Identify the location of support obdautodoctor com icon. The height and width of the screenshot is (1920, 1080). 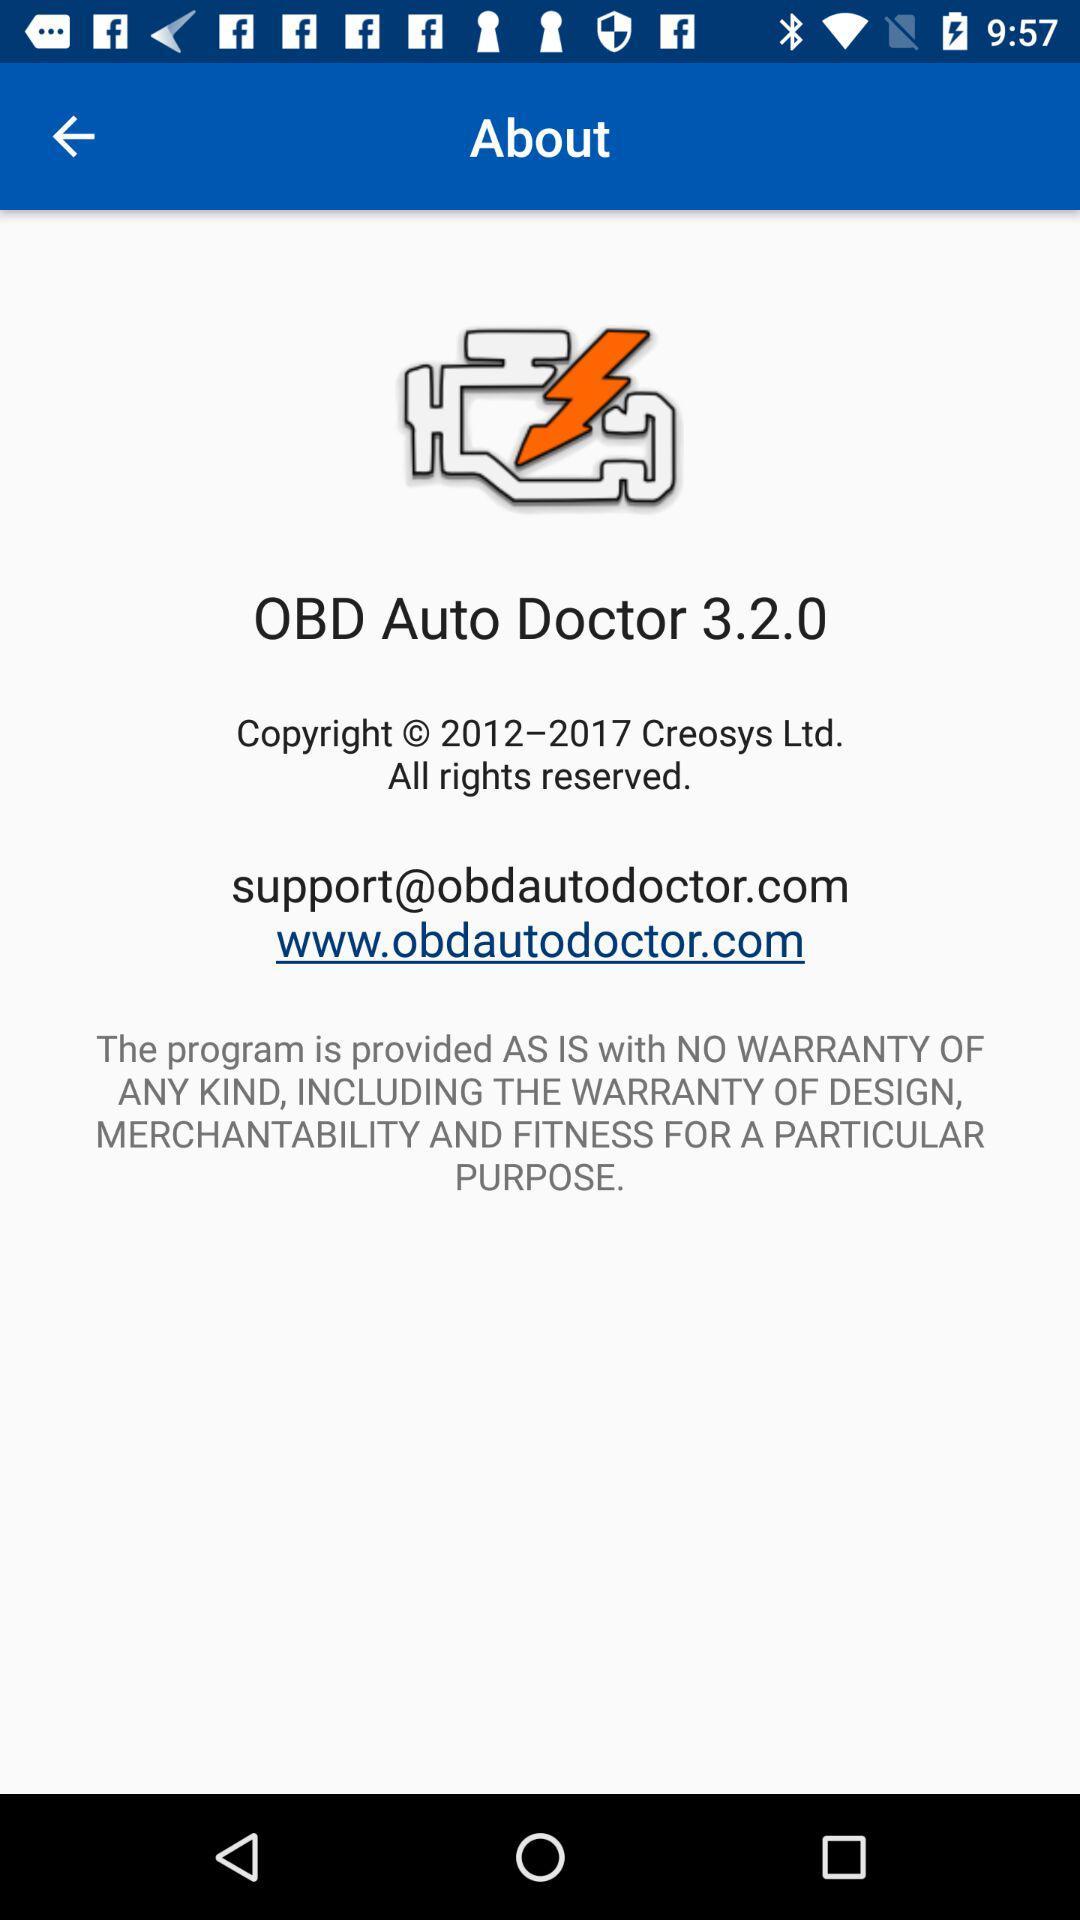
(540, 910).